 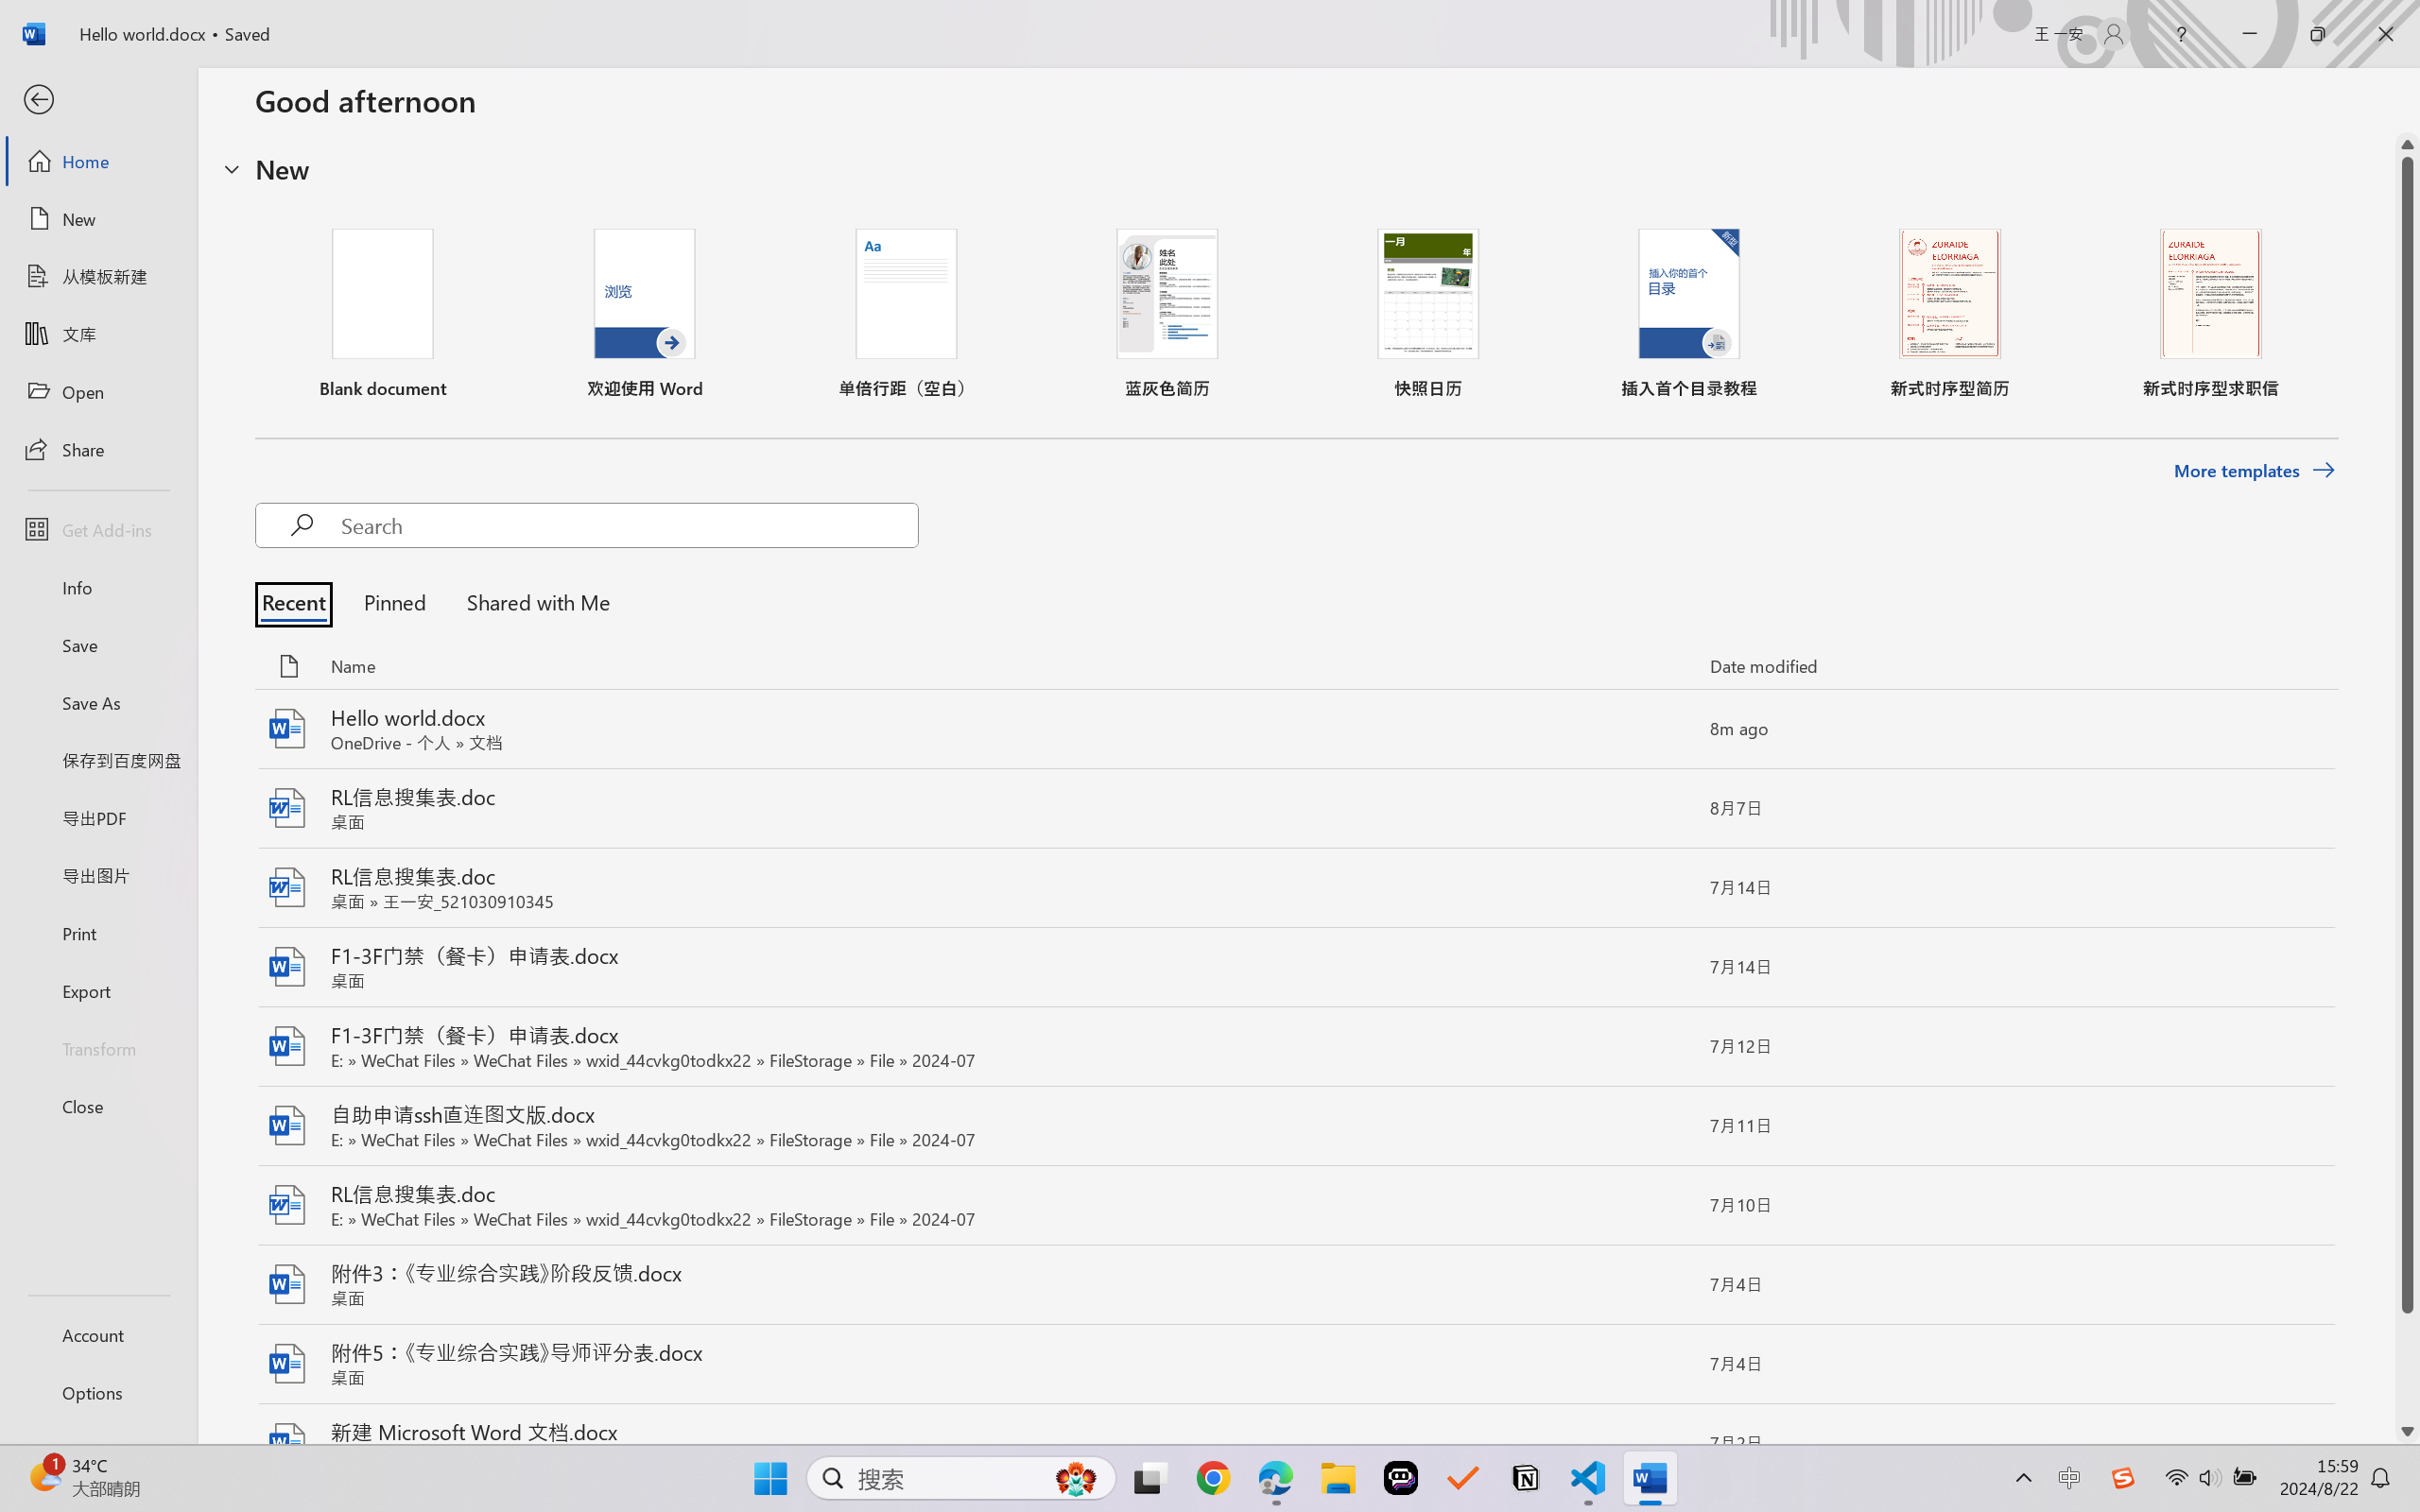 What do you see at coordinates (532, 601) in the screenshot?
I see `'Shared with Me'` at bounding box center [532, 601].